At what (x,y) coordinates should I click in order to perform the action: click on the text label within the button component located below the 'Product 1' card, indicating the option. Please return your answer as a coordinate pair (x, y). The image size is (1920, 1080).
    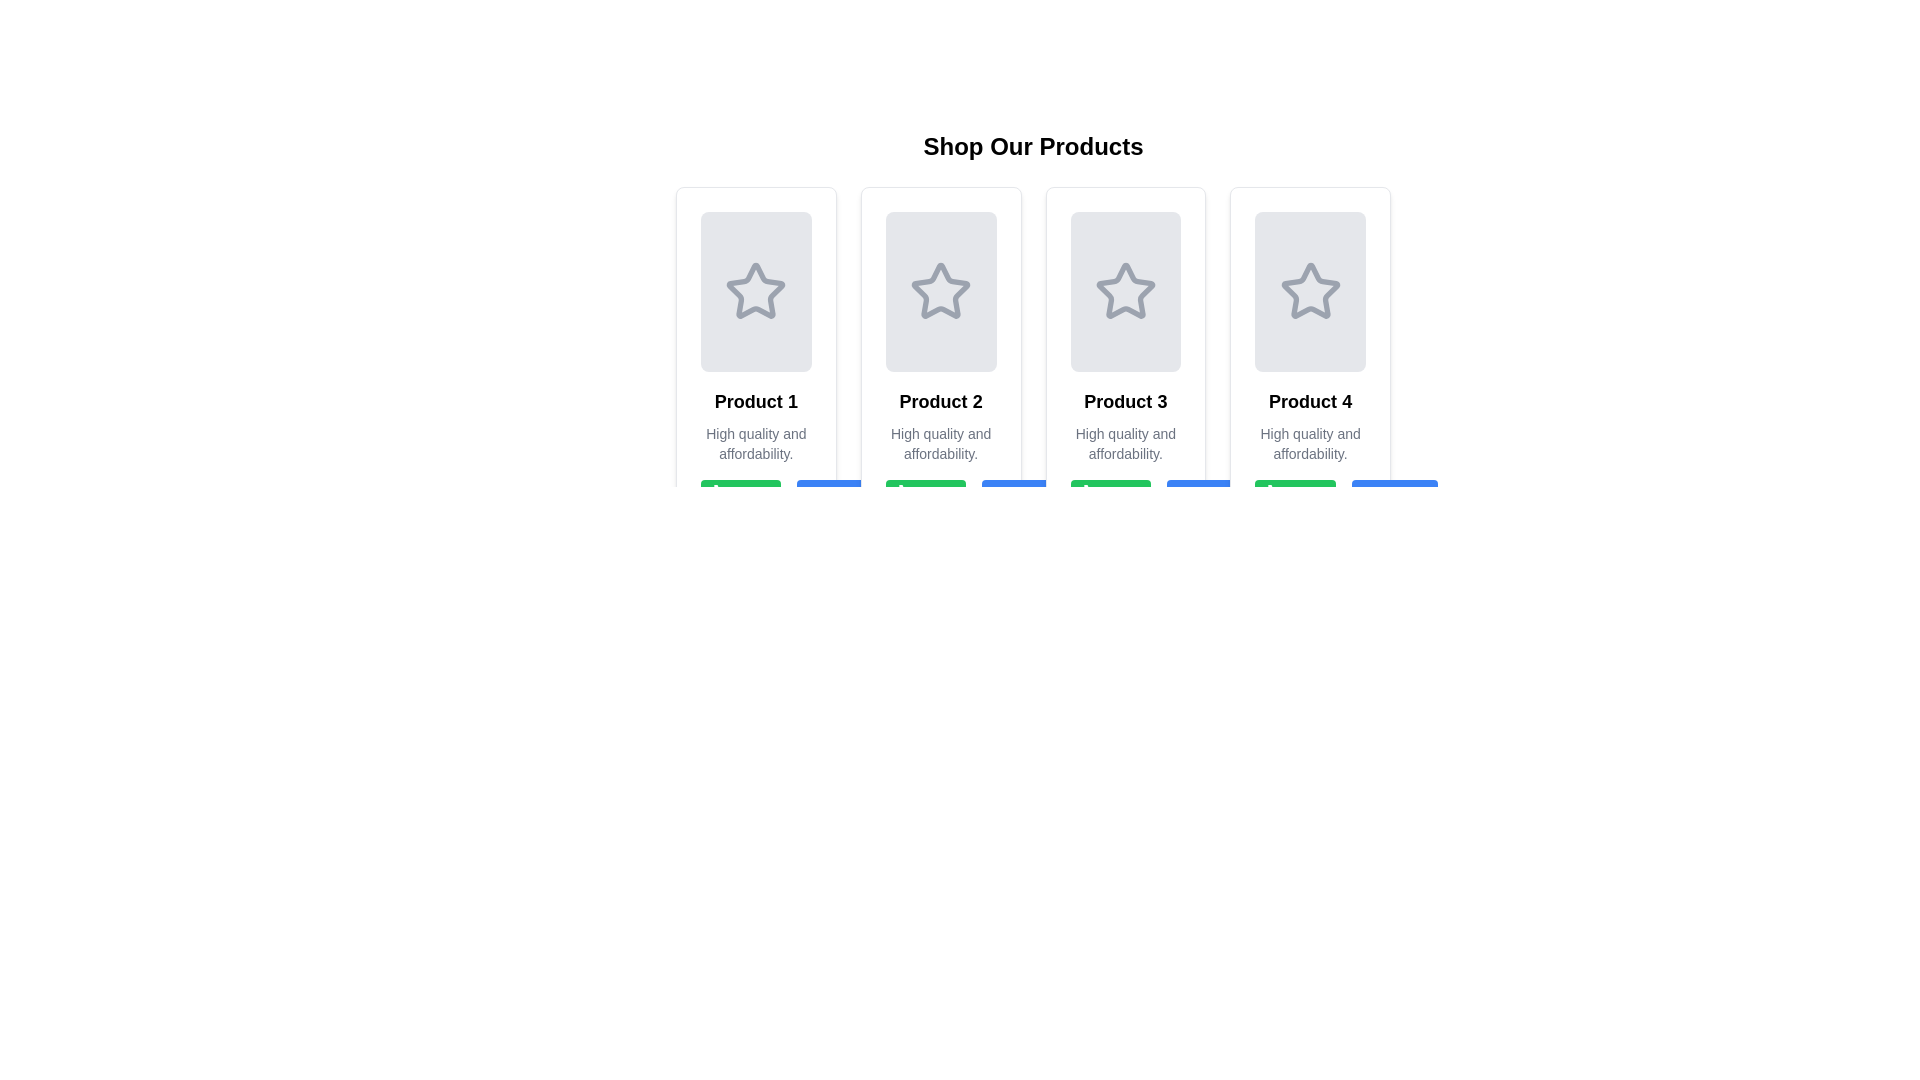
    Looking at the image, I should click on (753, 495).